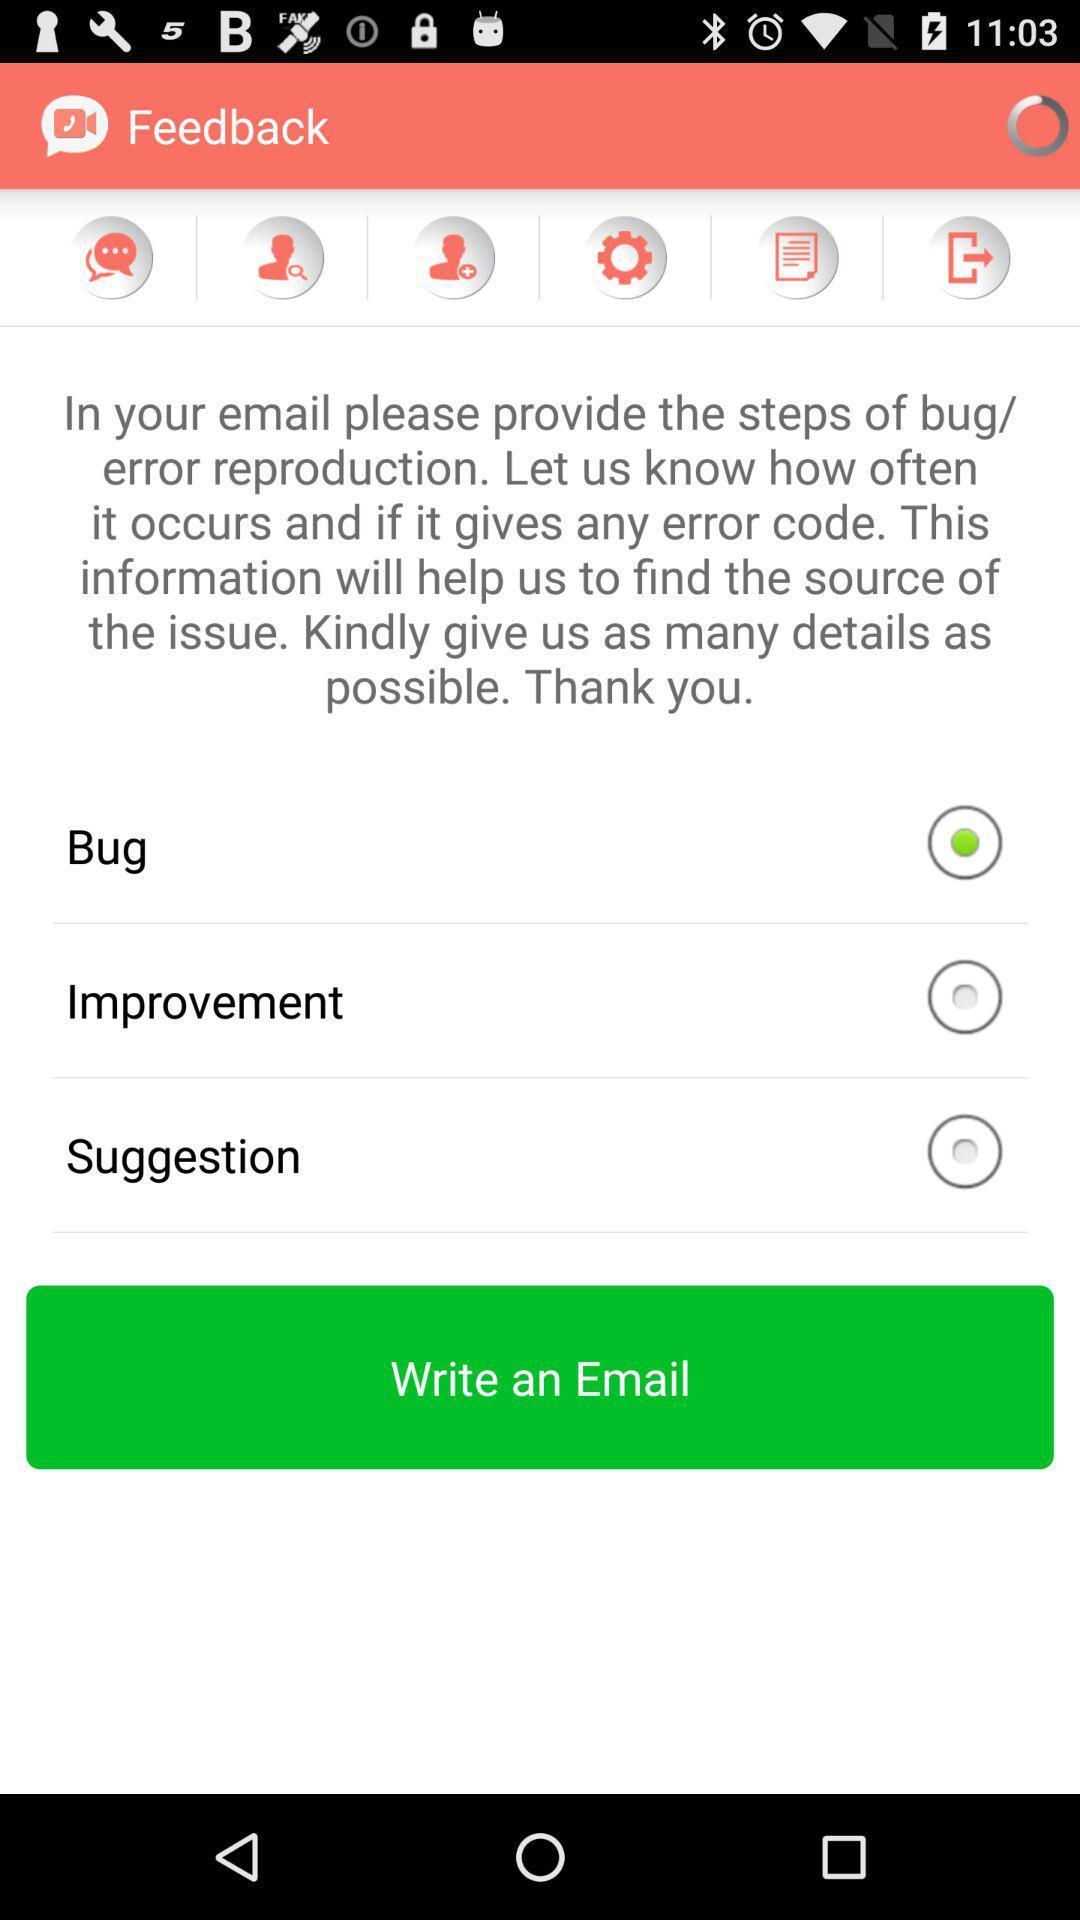  Describe the element at coordinates (967, 256) in the screenshot. I see `send to` at that location.